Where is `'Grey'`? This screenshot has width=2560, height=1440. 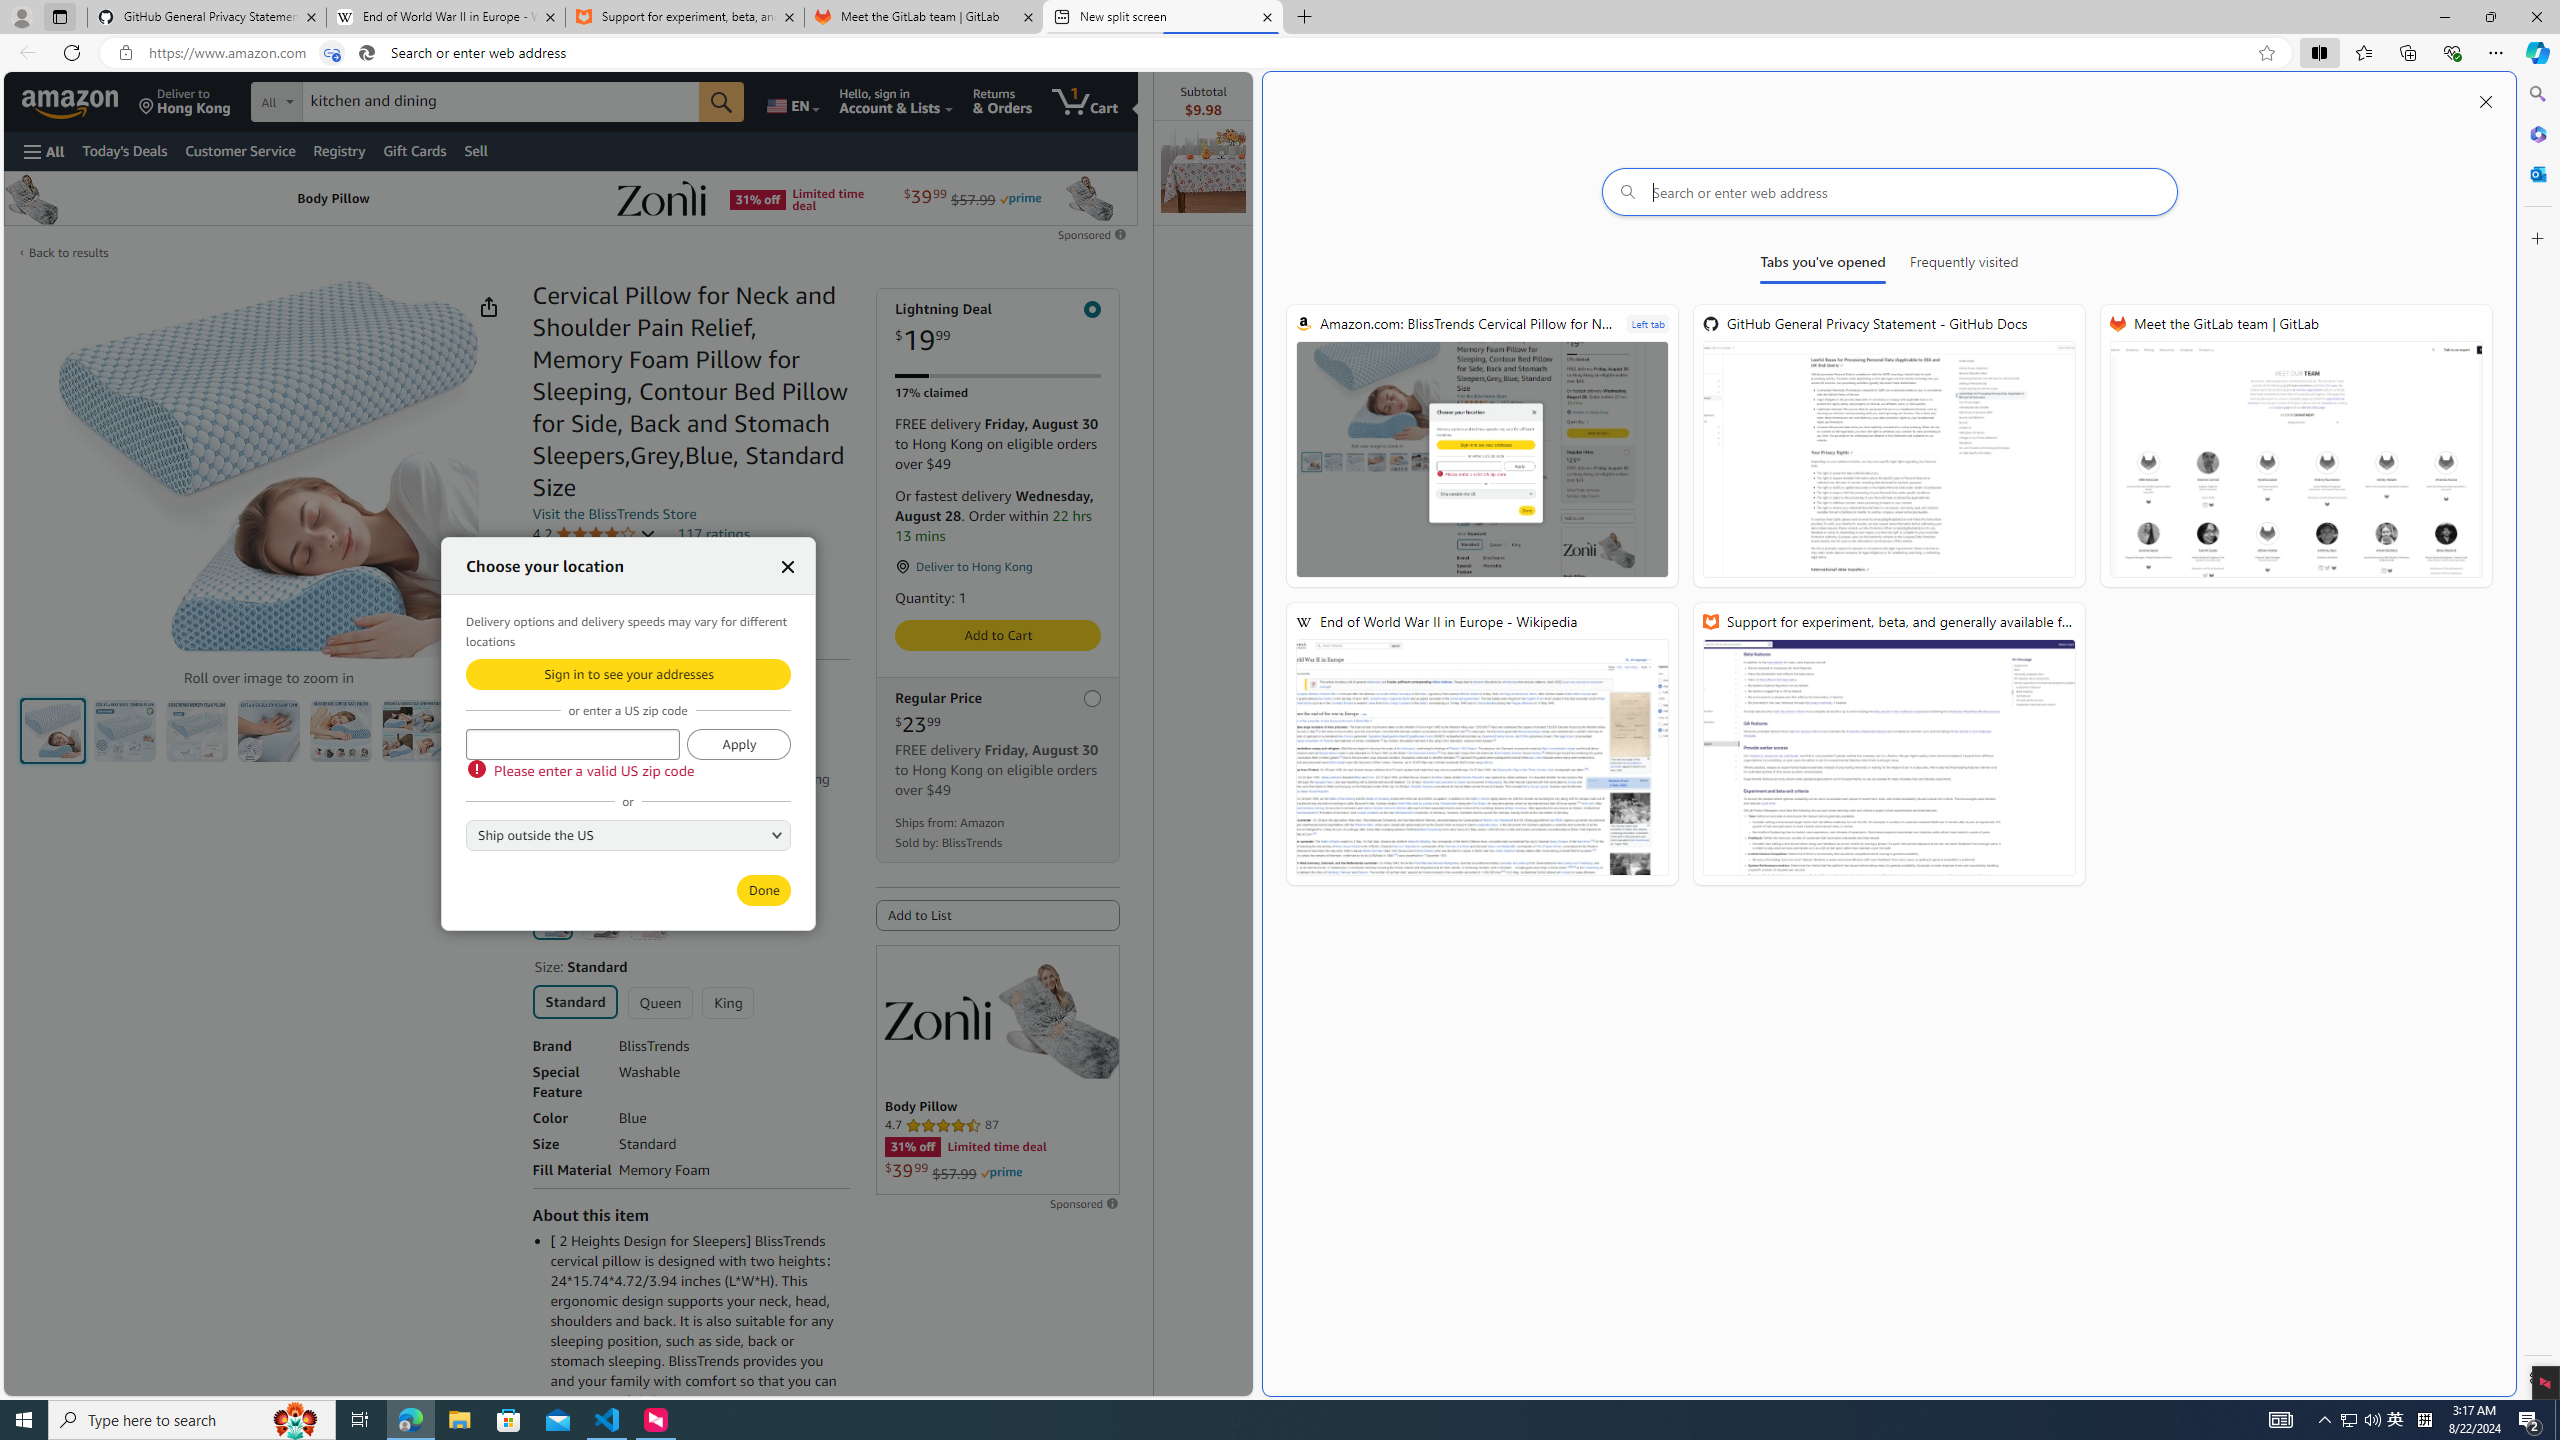
'Grey' is located at coordinates (600, 919).